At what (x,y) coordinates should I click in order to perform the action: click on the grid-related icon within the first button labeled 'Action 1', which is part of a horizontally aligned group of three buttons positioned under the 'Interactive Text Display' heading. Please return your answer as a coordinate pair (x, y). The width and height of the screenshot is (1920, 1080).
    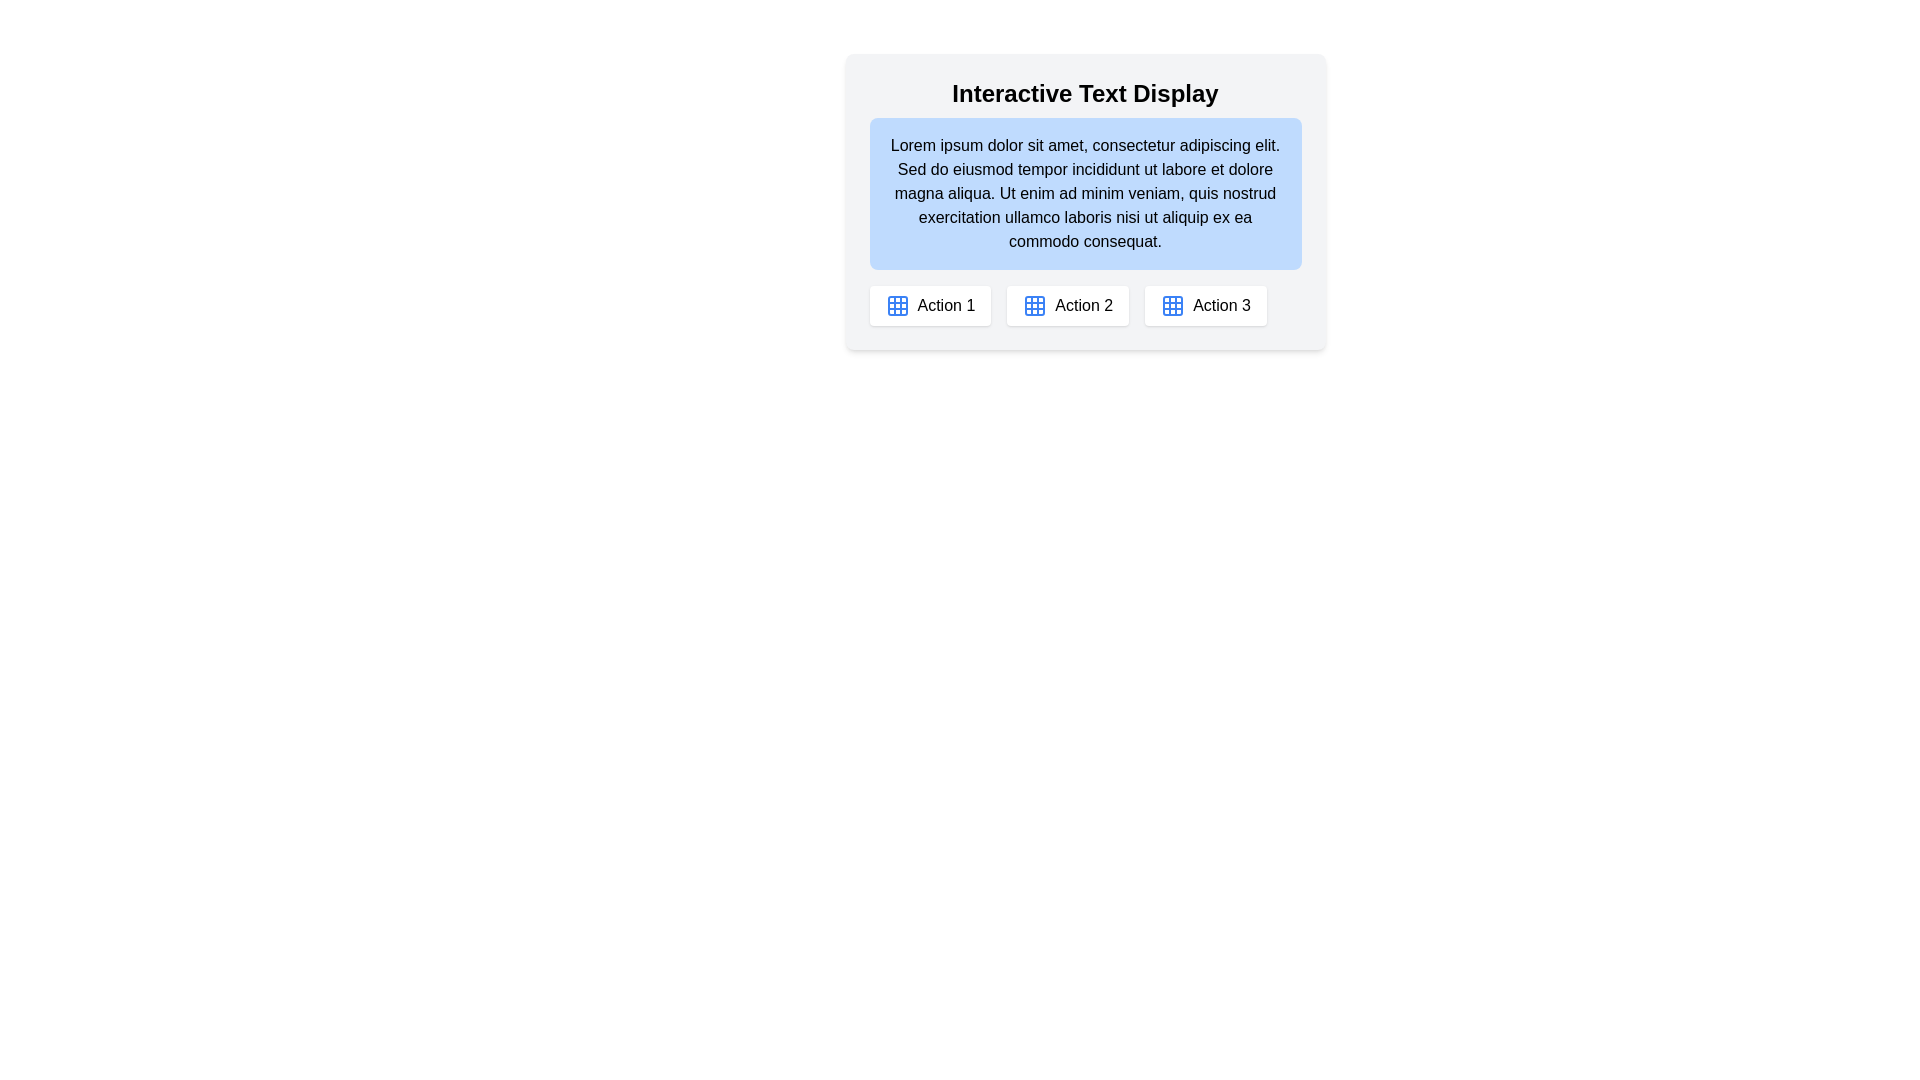
    Looking at the image, I should click on (896, 305).